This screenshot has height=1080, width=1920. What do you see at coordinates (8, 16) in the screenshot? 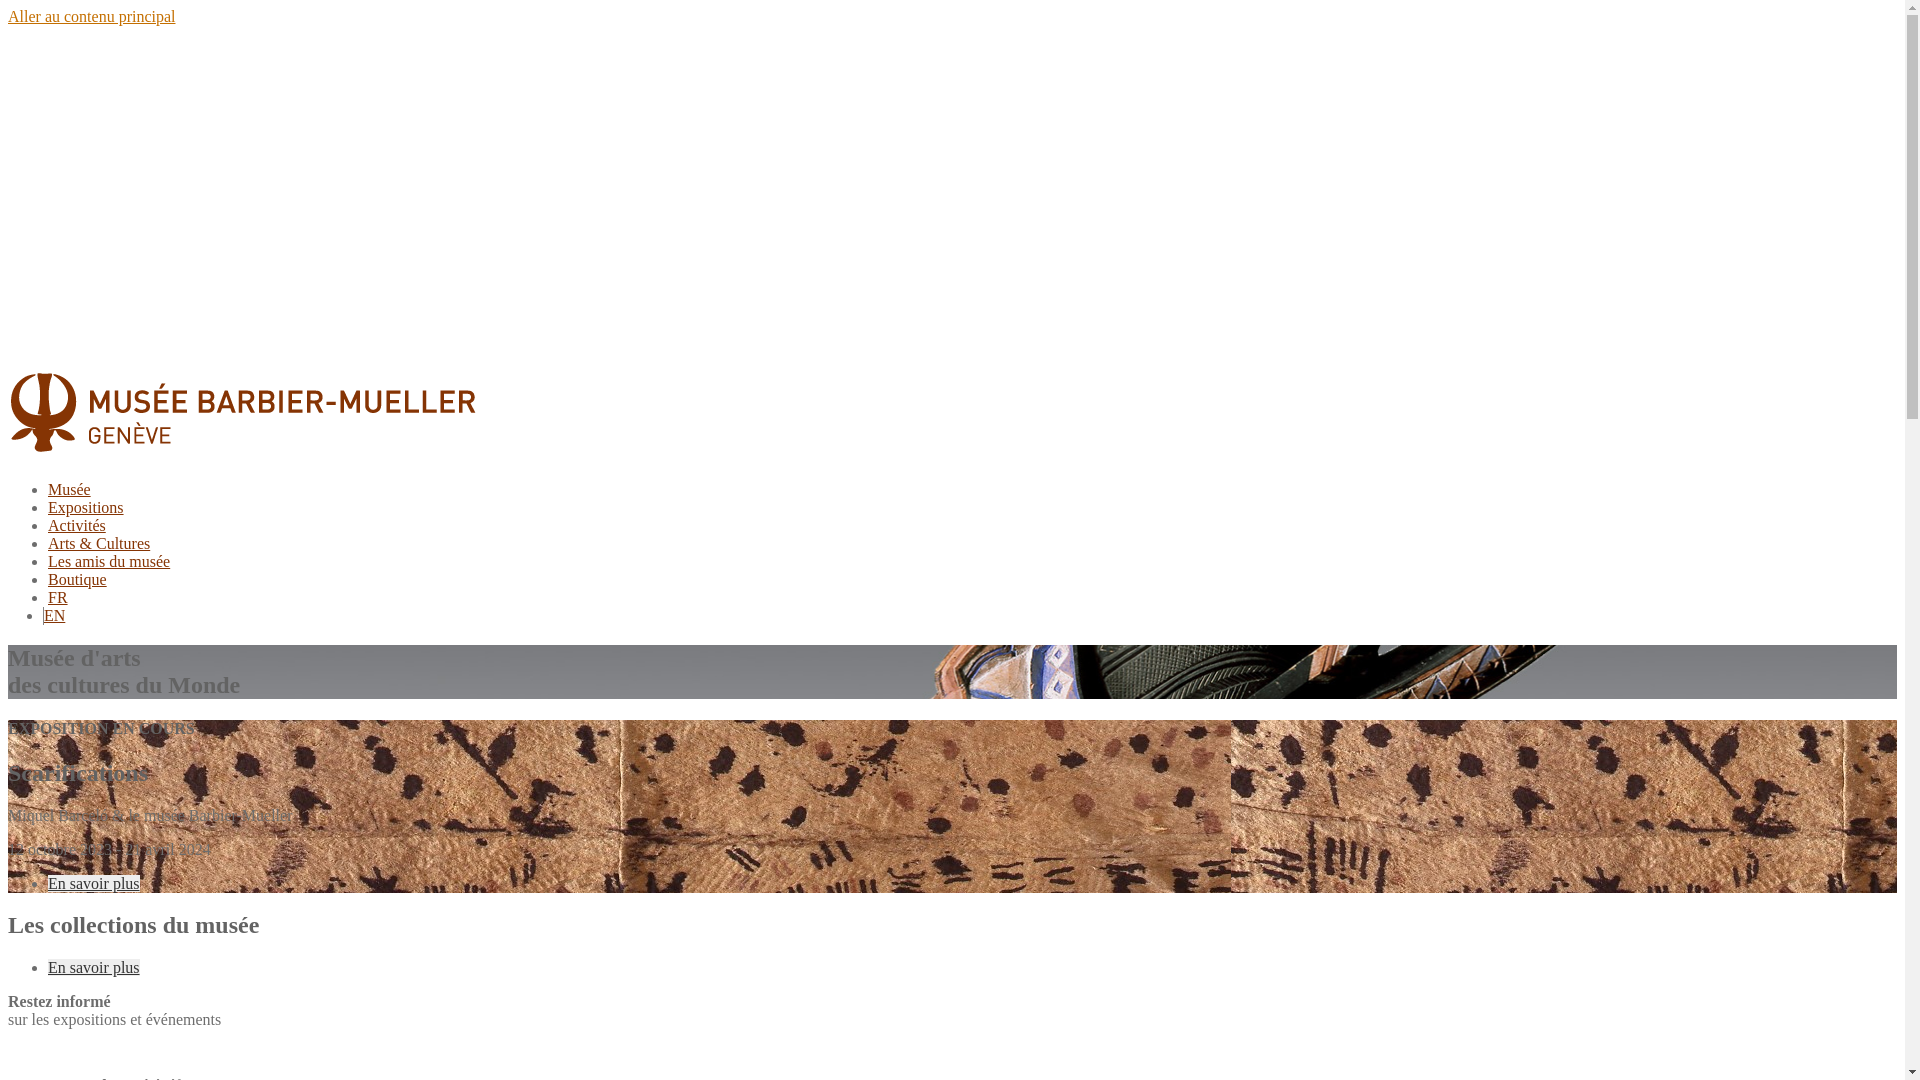
I see `'Aller au contenu principal'` at bounding box center [8, 16].